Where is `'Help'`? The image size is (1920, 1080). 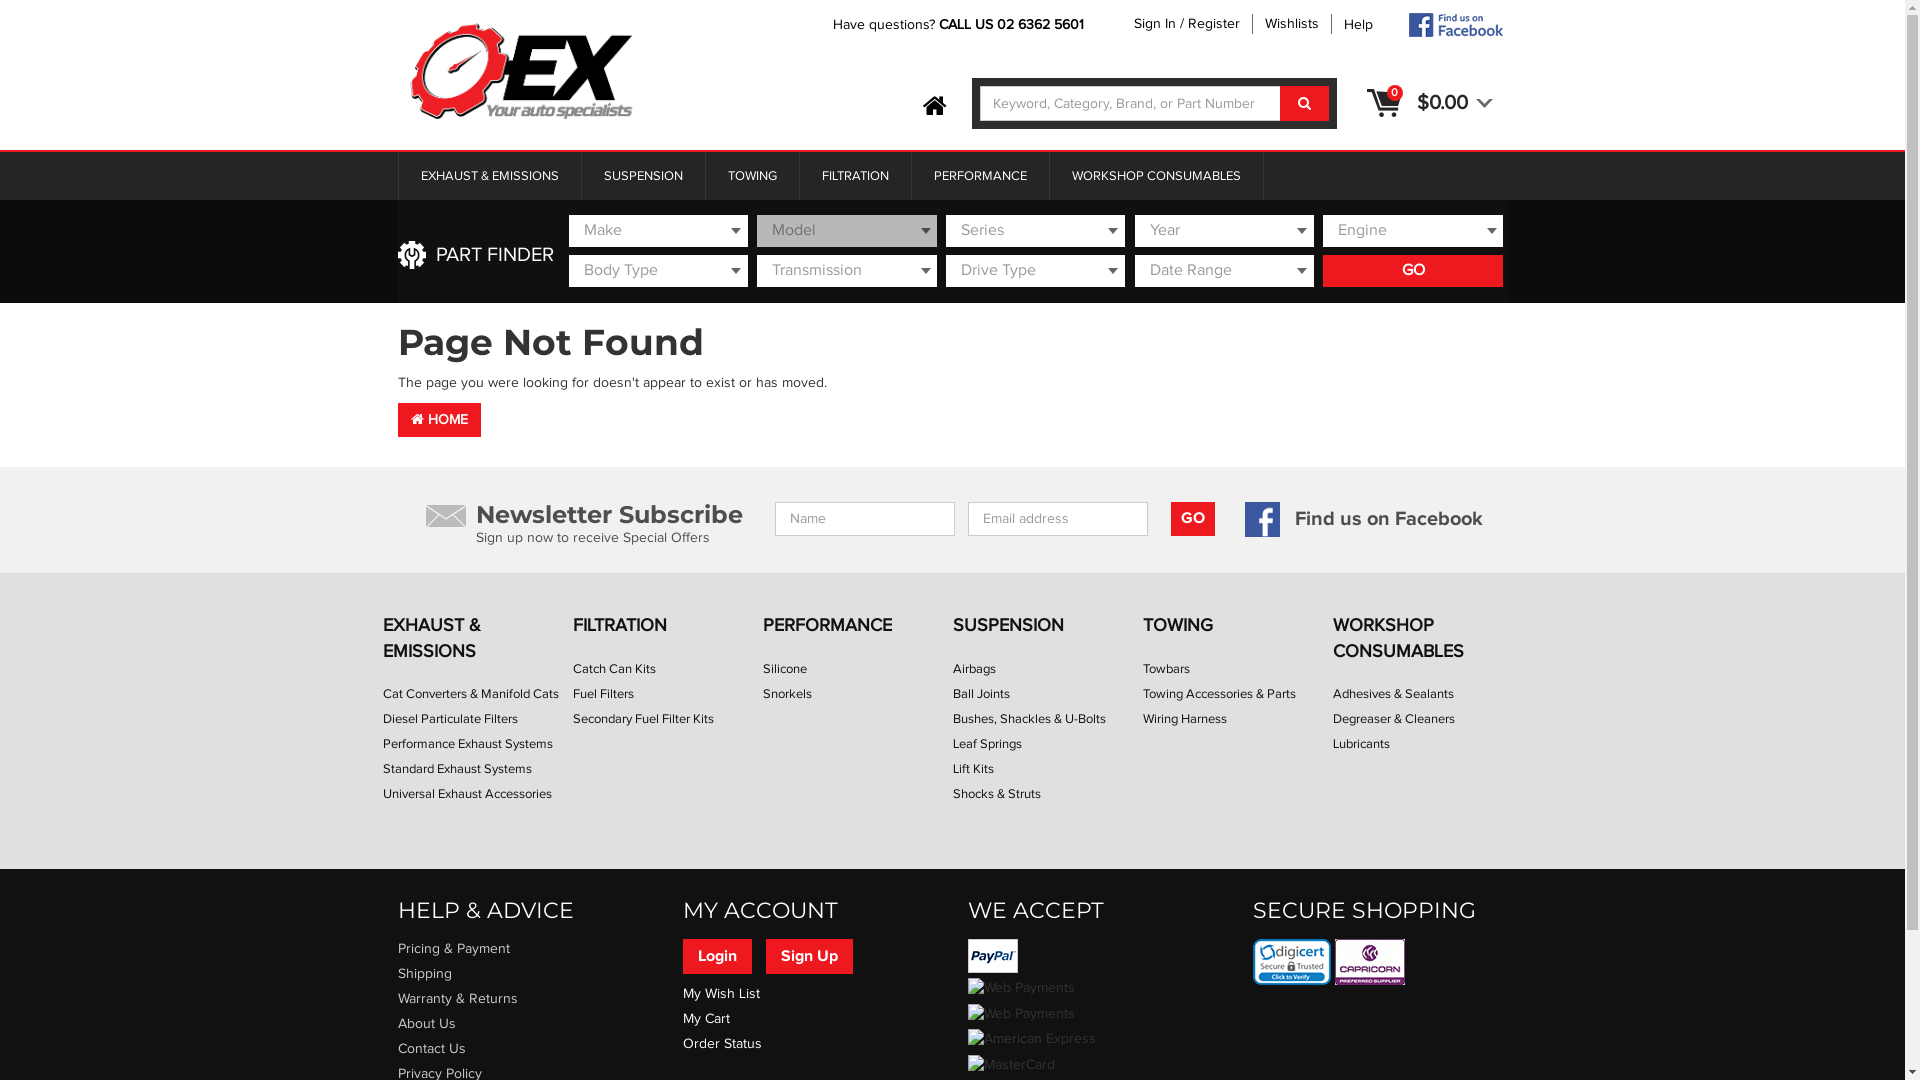
'Help' is located at coordinates (1366, 24).